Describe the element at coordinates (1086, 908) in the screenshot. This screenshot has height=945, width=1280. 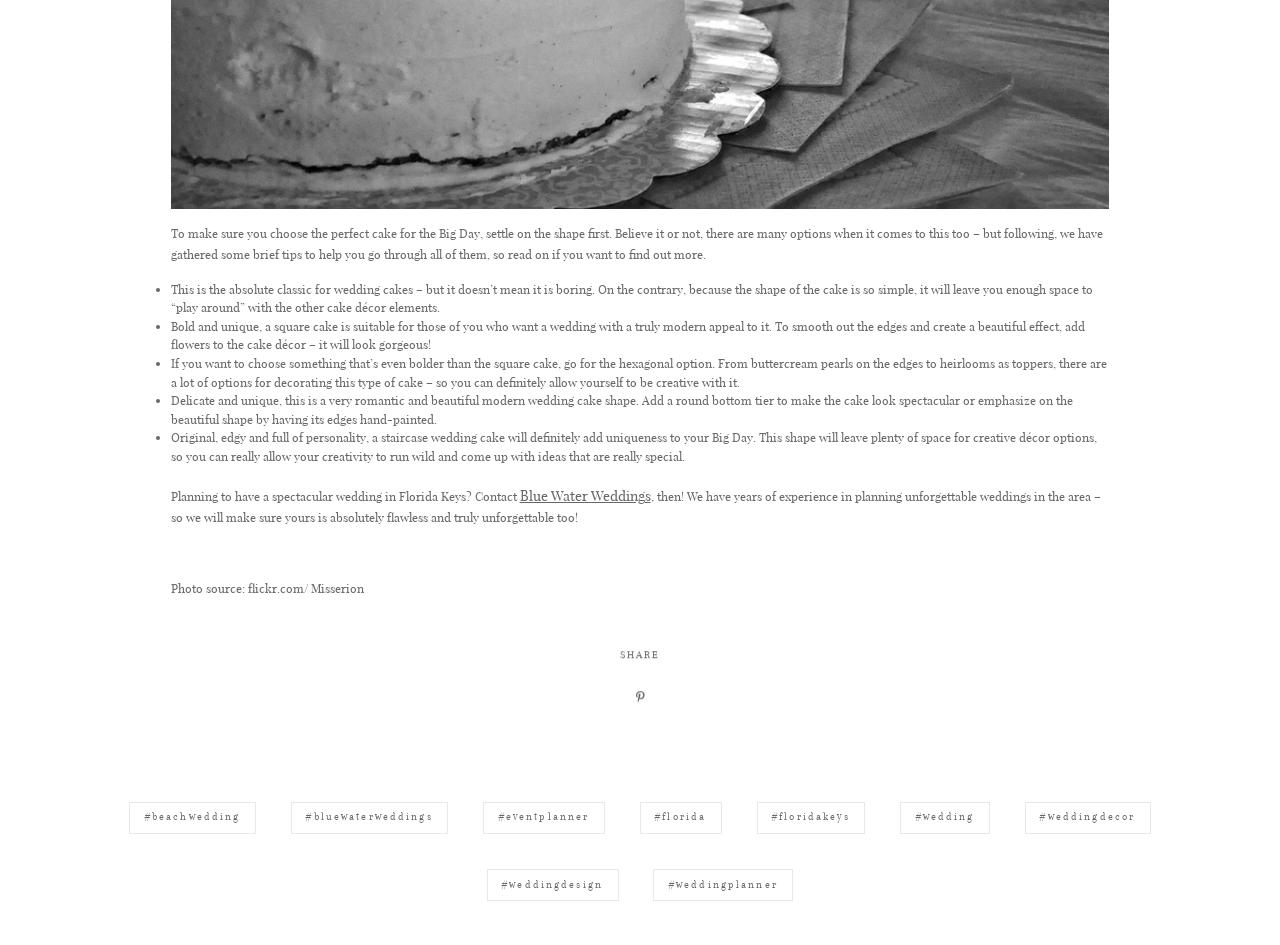
I see `'#weddingdecor'` at that location.